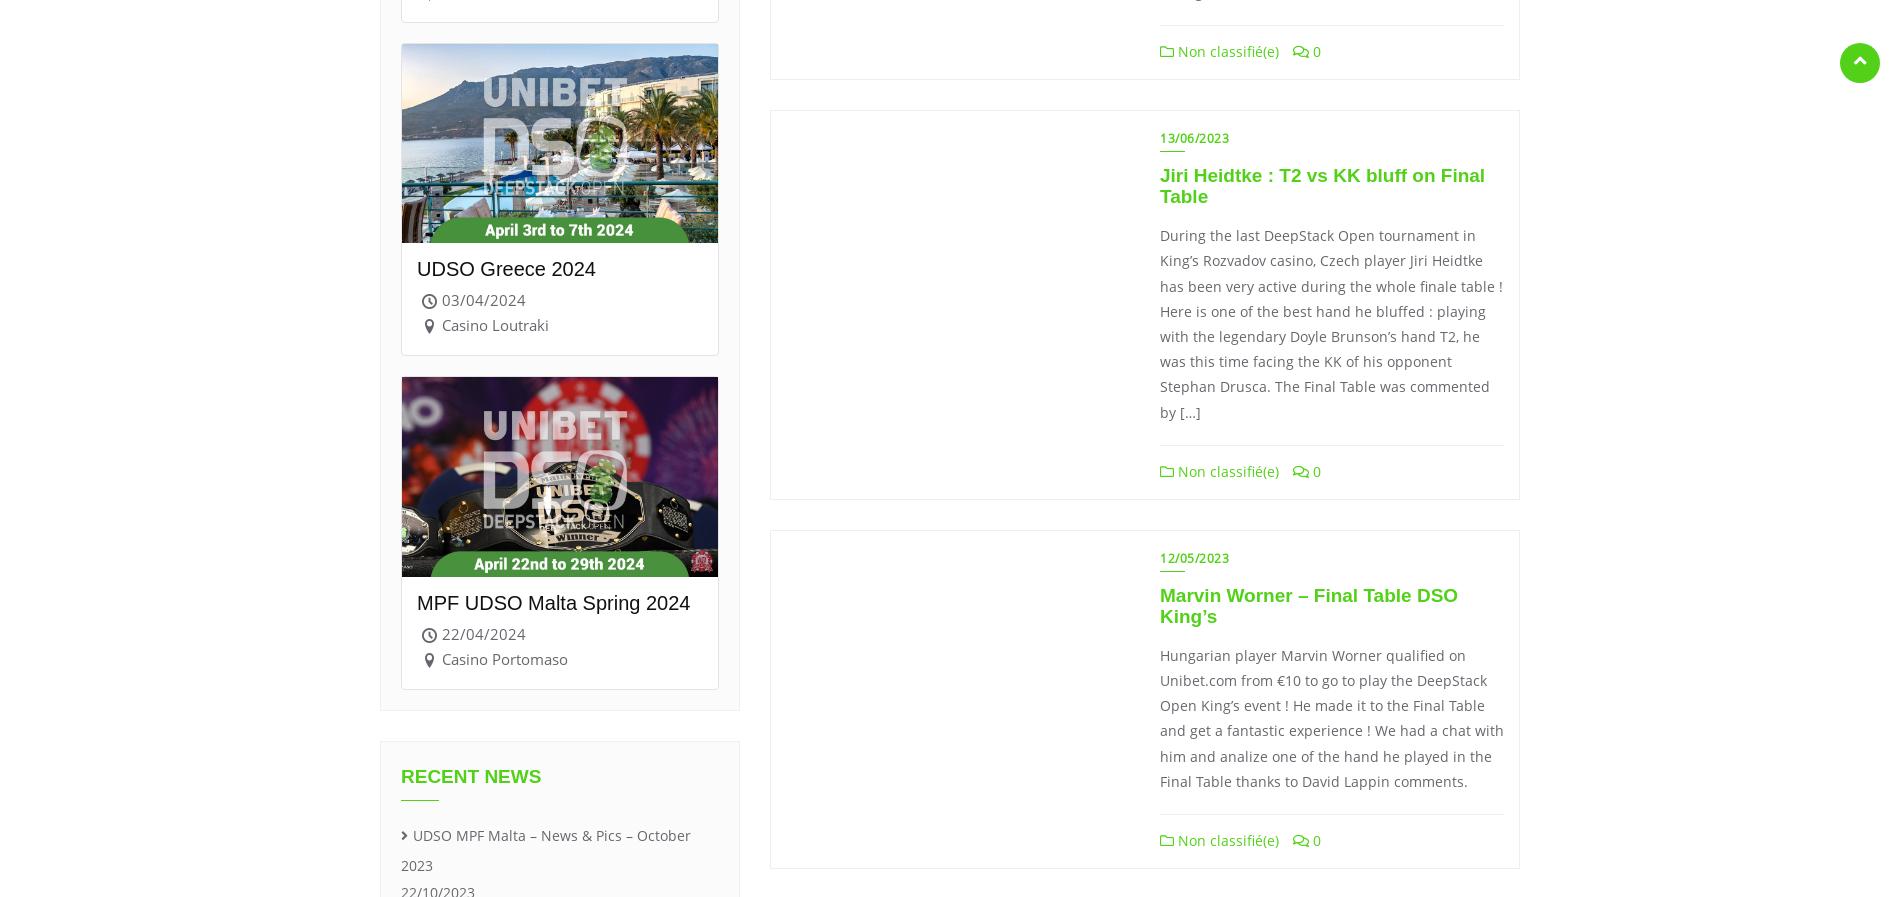 This screenshot has height=897, width=1900. Describe the element at coordinates (1159, 606) in the screenshot. I see `'Marvin Worner – Final Table DSO King’s'` at that location.